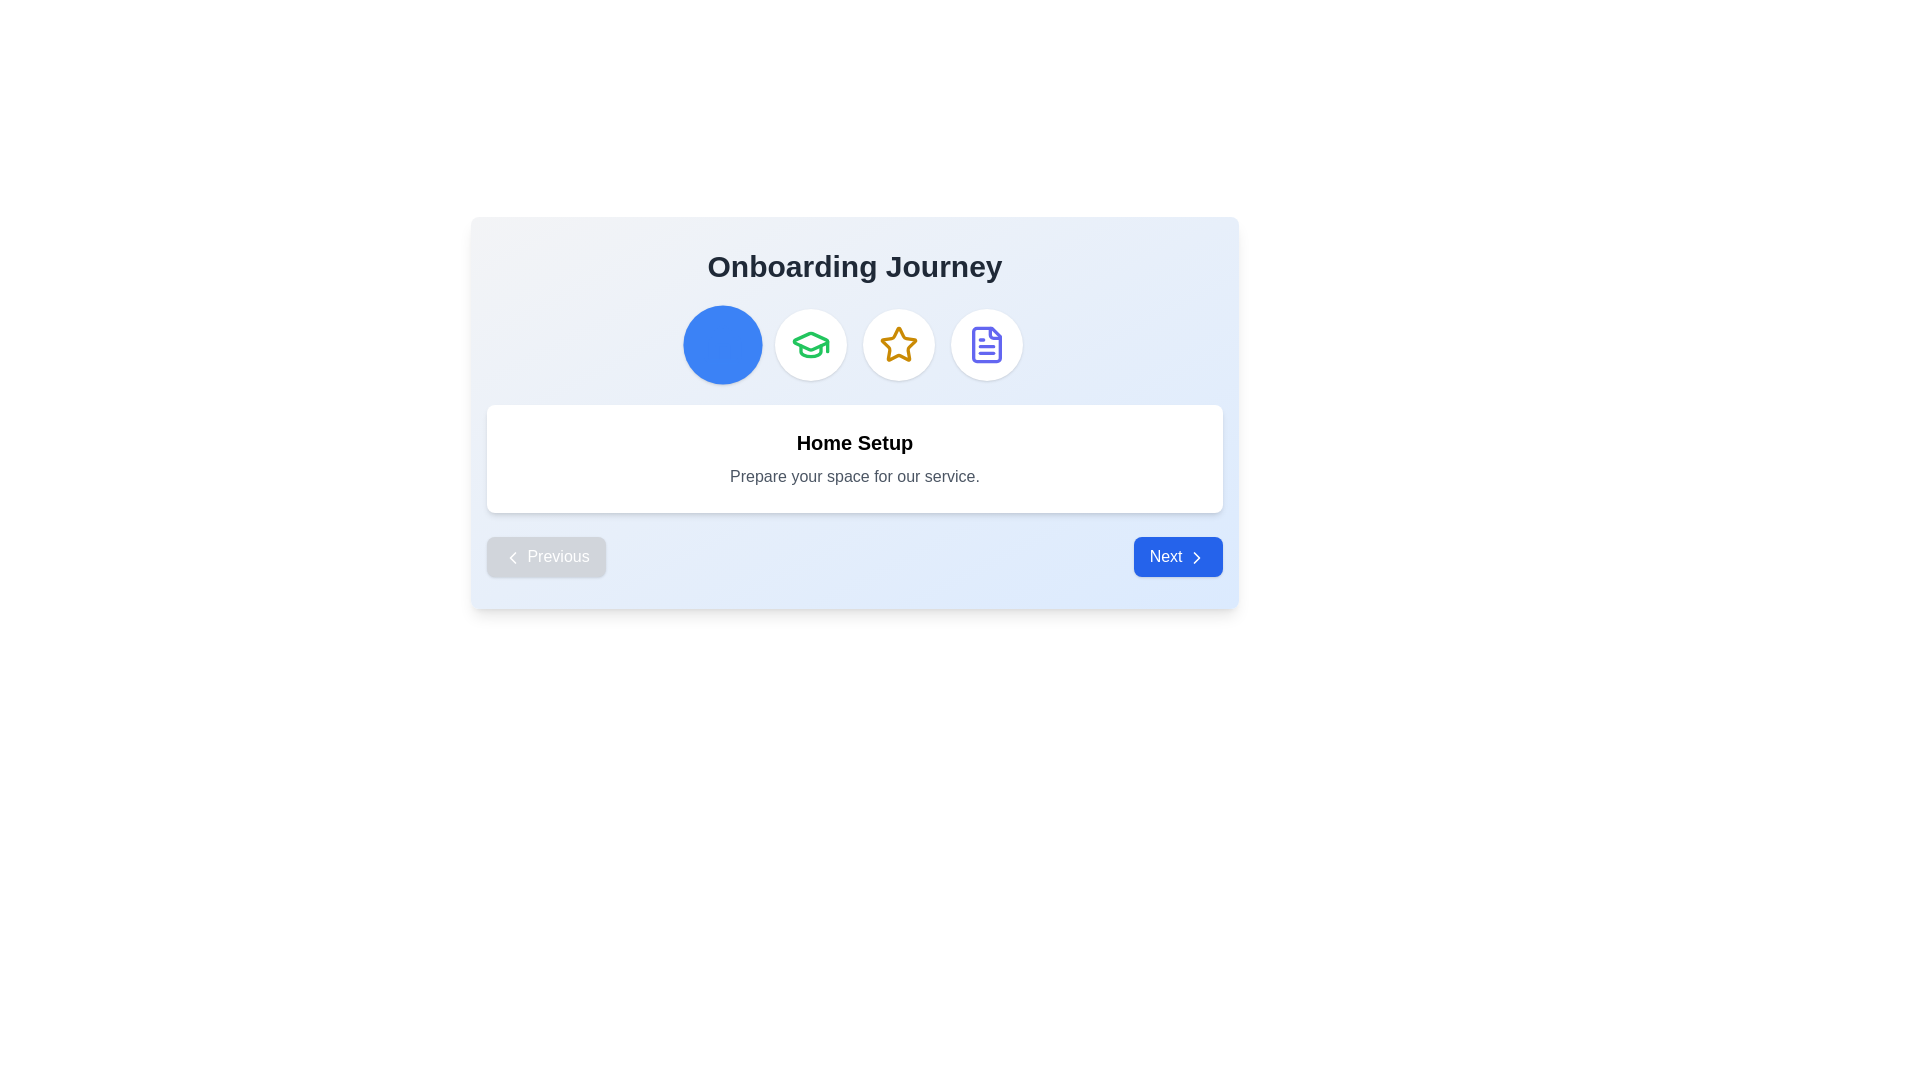  I want to click on the third star-shaped icon in a row of four icons at the upper section of the card, which is colored yellow-gold and is used for rating or selection, so click(897, 343).